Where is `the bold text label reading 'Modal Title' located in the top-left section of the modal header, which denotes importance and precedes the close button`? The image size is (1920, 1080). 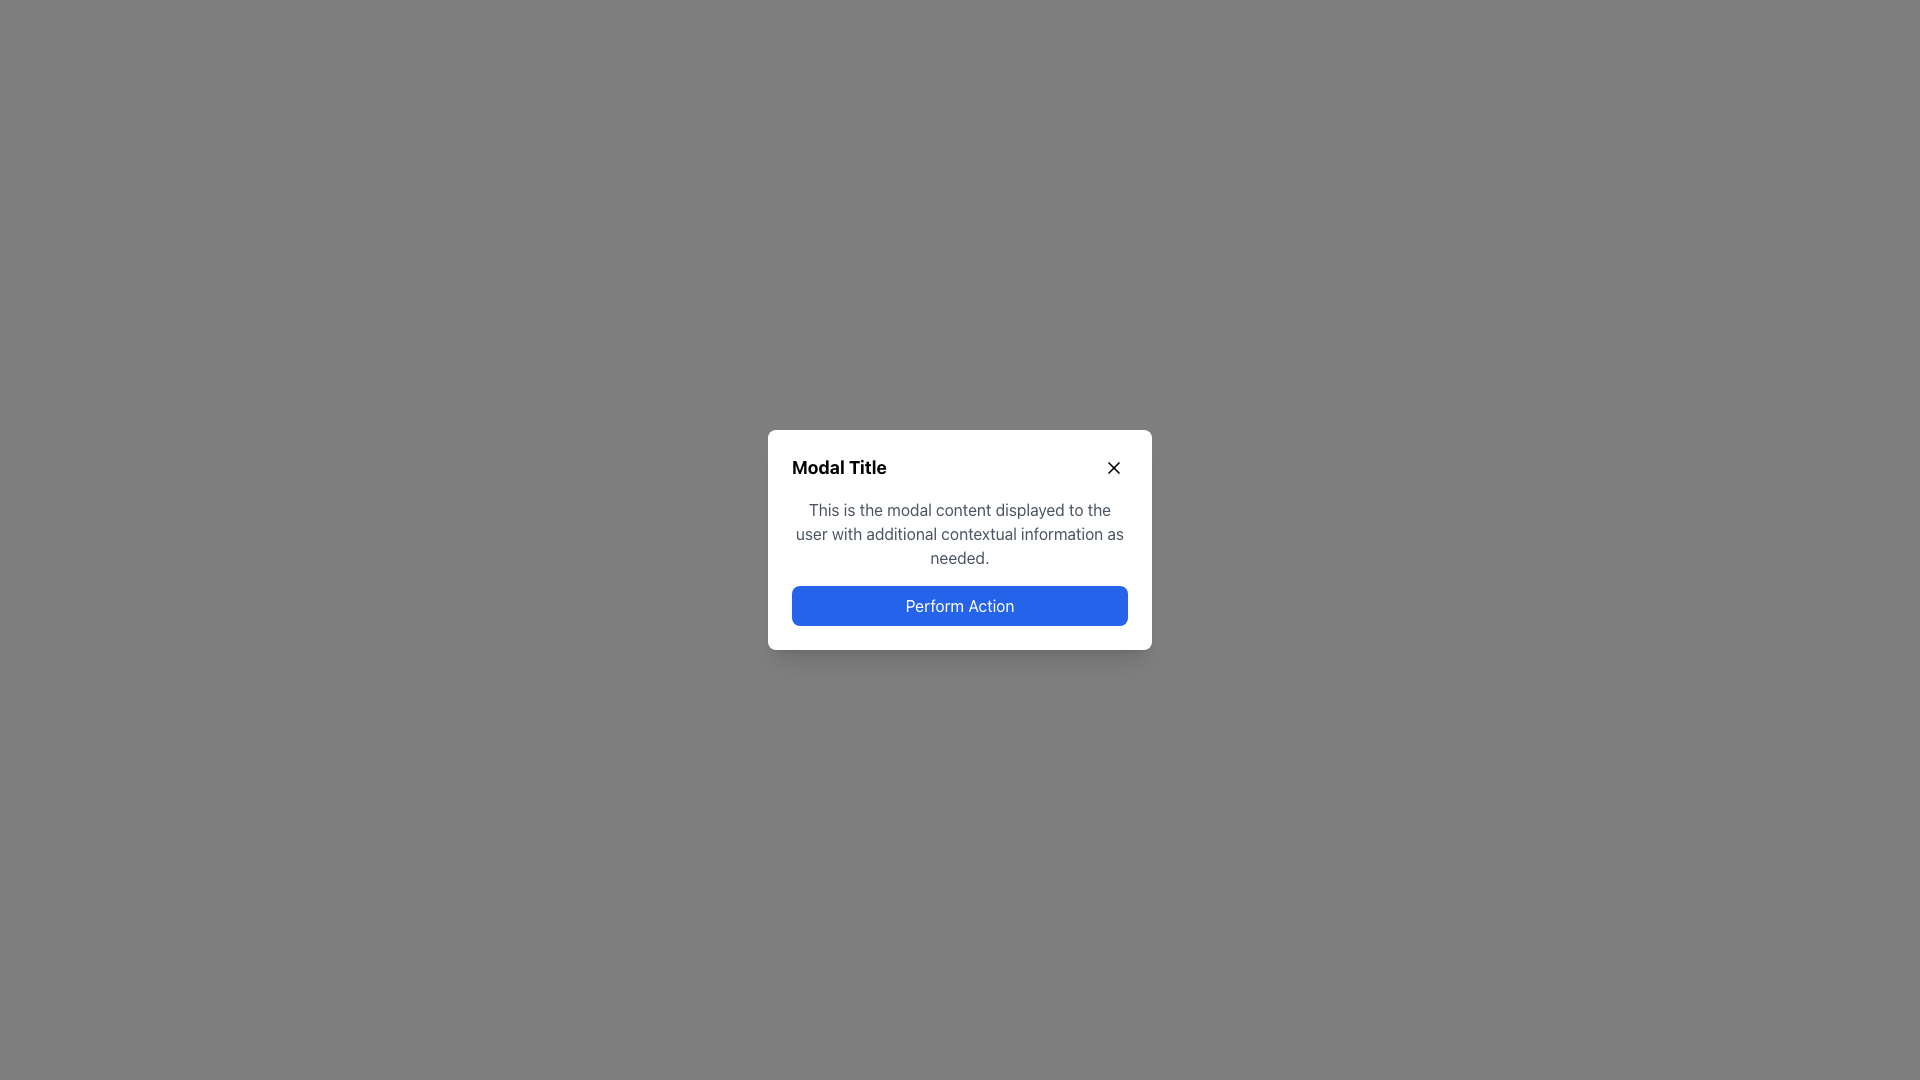 the bold text label reading 'Modal Title' located in the top-left section of the modal header, which denotes importance and precedes the close button is located at coordinates (839, 467).